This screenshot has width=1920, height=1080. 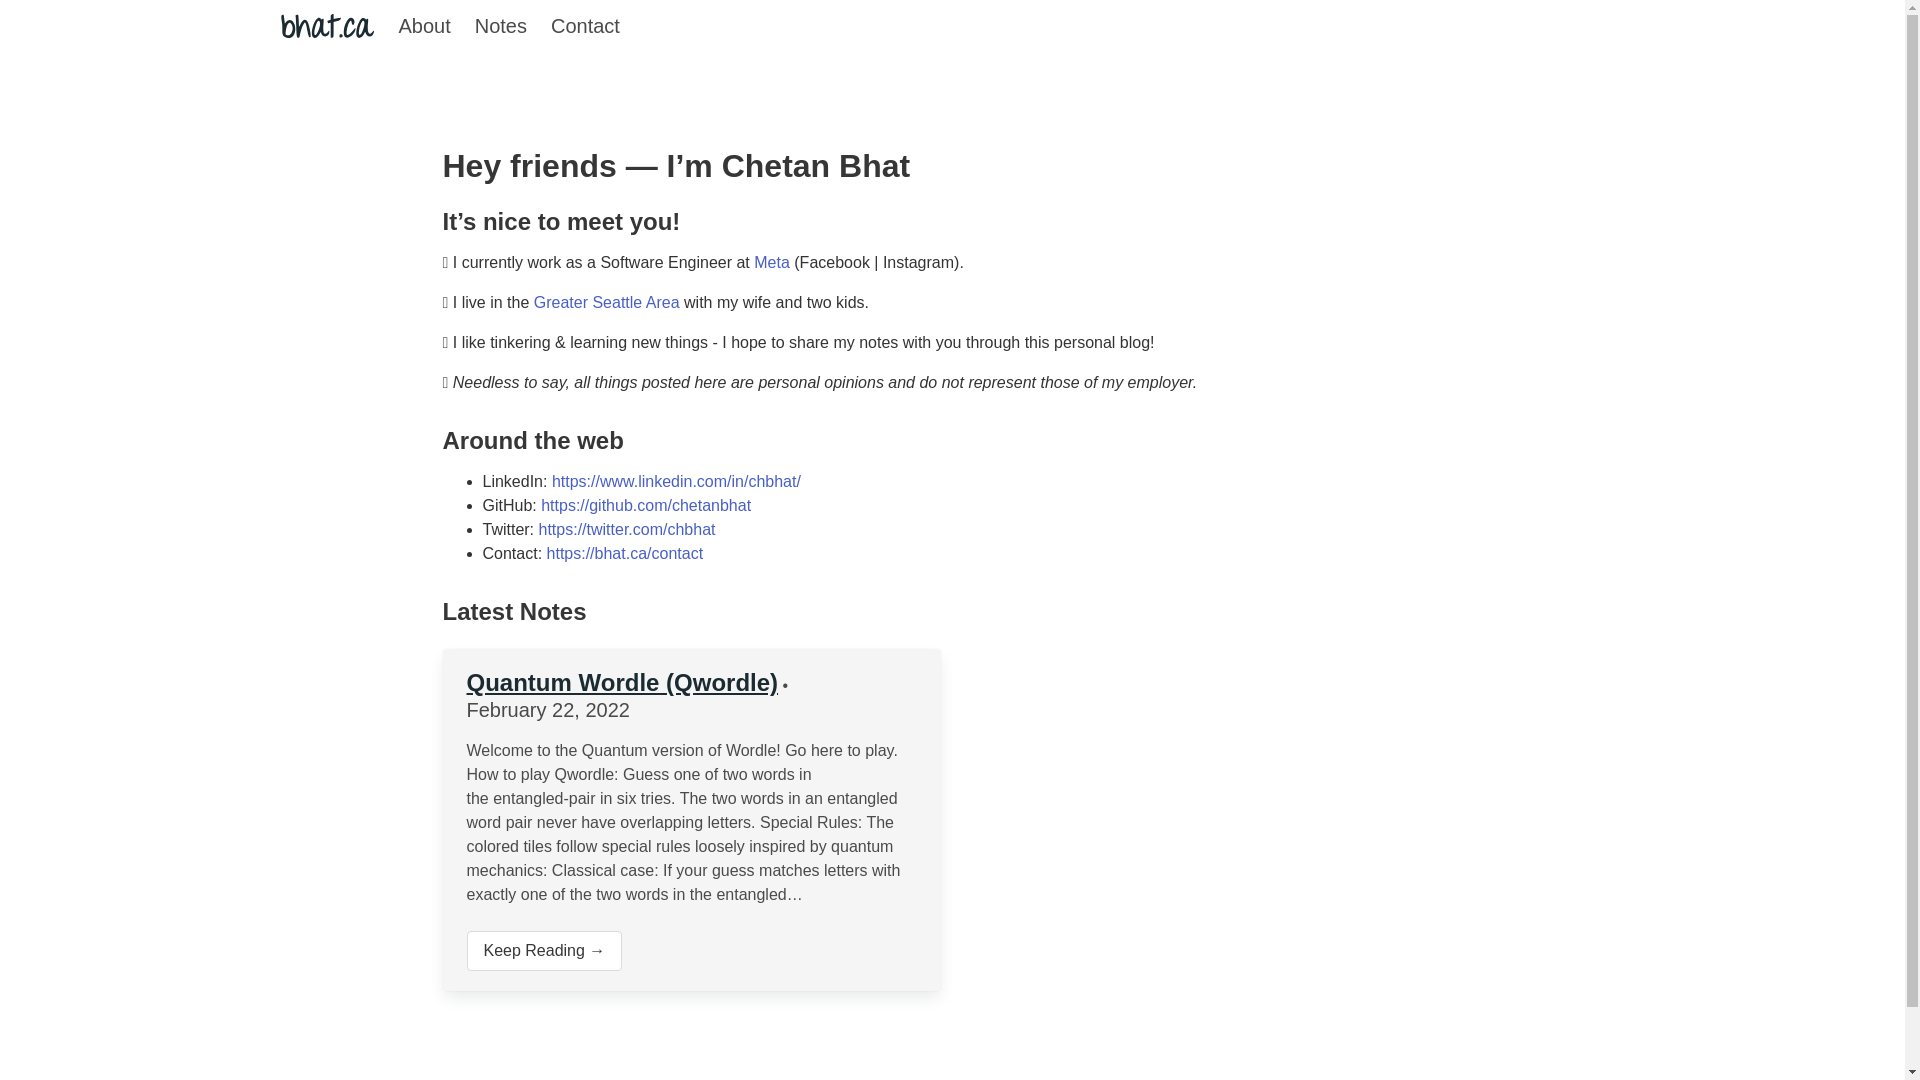 I want to click on 'https://github.com/chetanbhat', so click(x=646, y=504).